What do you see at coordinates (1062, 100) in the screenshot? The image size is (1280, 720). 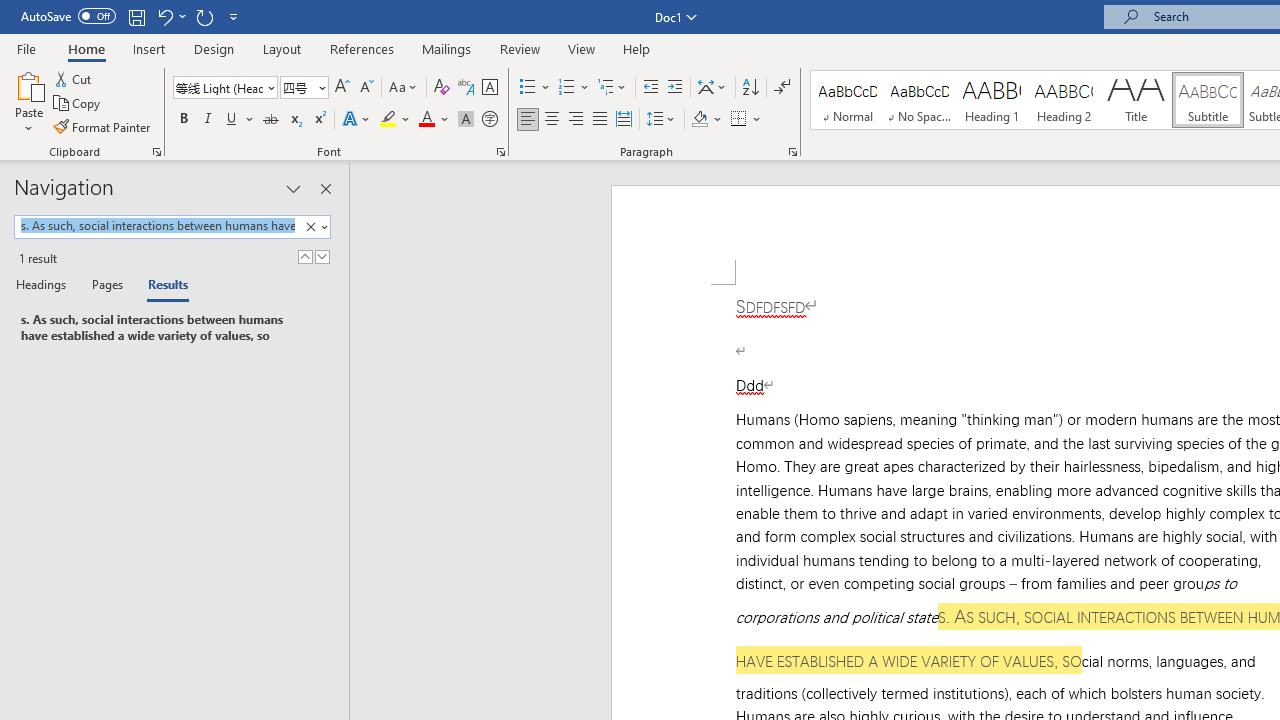 I see `'Heading 2'` at bounding box center [1062, 100].